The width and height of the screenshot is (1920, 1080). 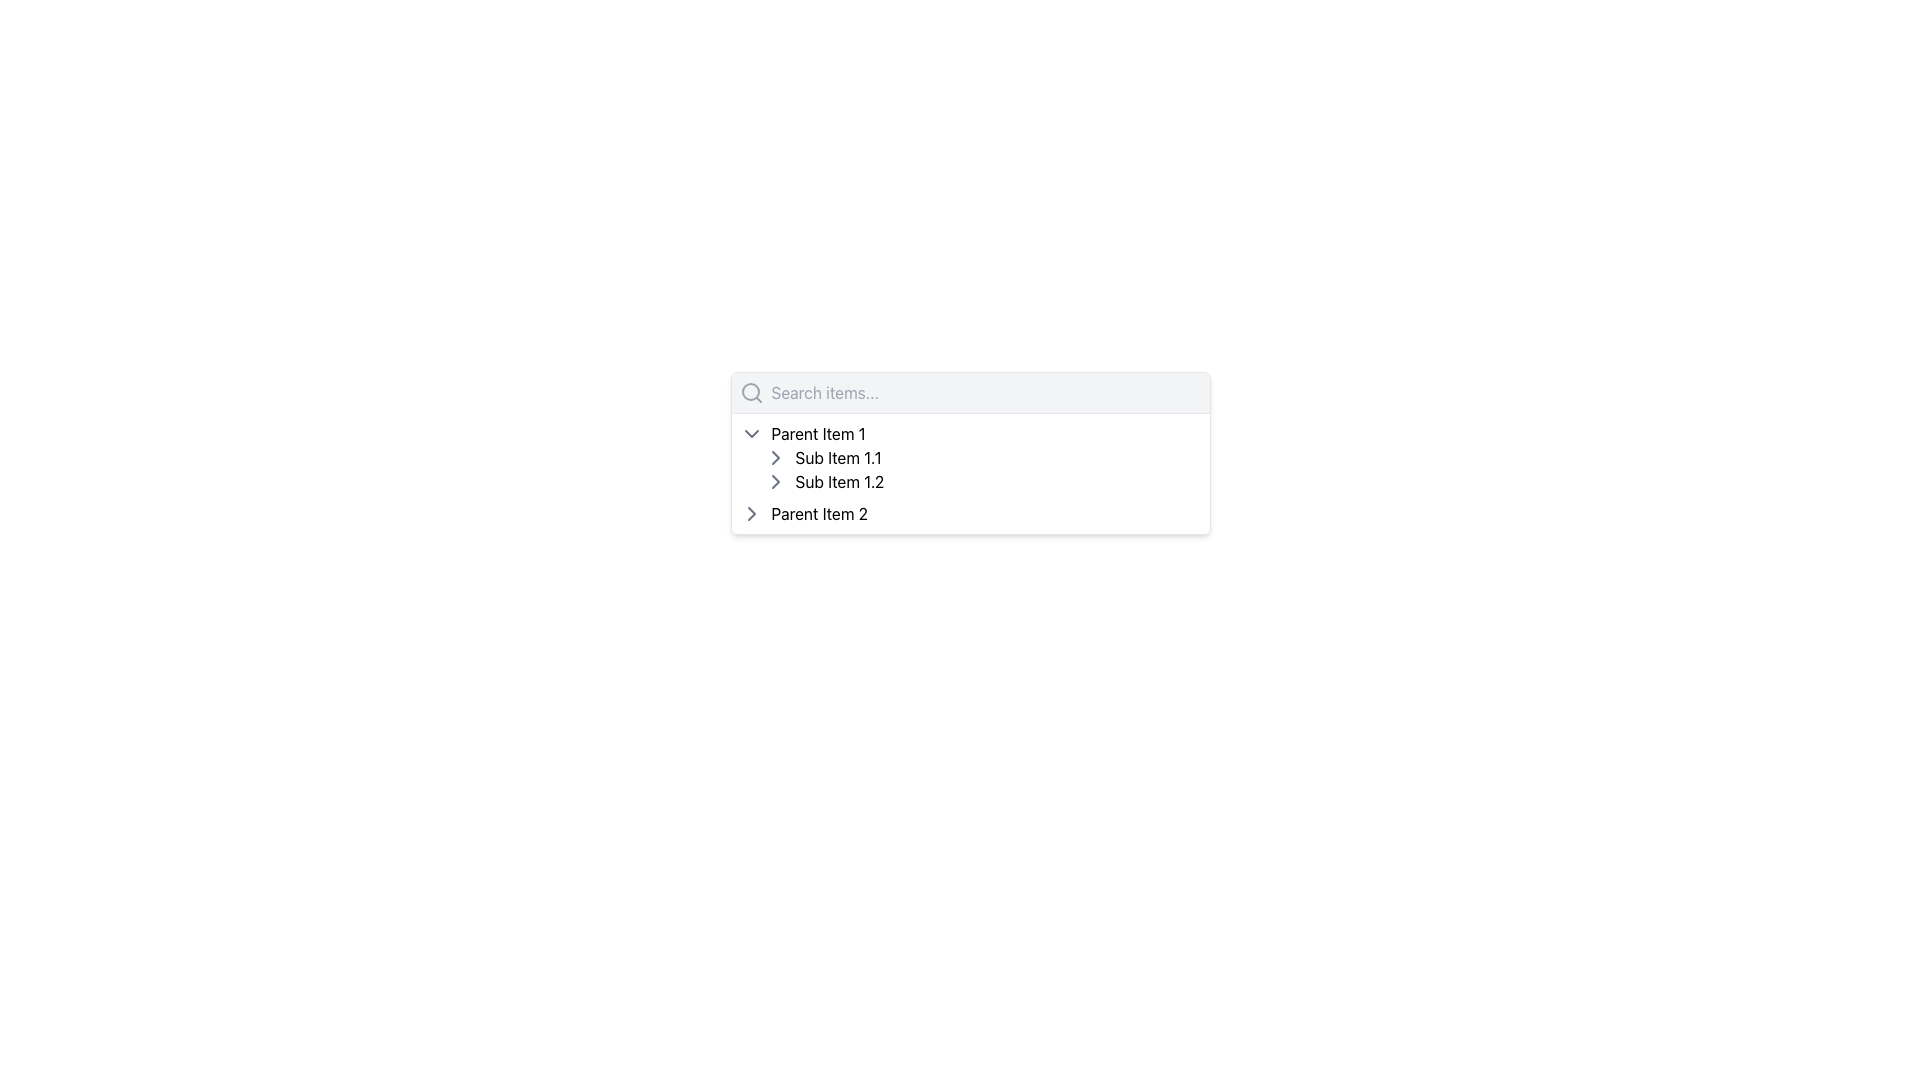 What do you see at coordinates (774, 482) in the screenshot?
I see `the chevron icon located to the left of the text 'Sub Item 1.2'` at bounding box center [774, 482].